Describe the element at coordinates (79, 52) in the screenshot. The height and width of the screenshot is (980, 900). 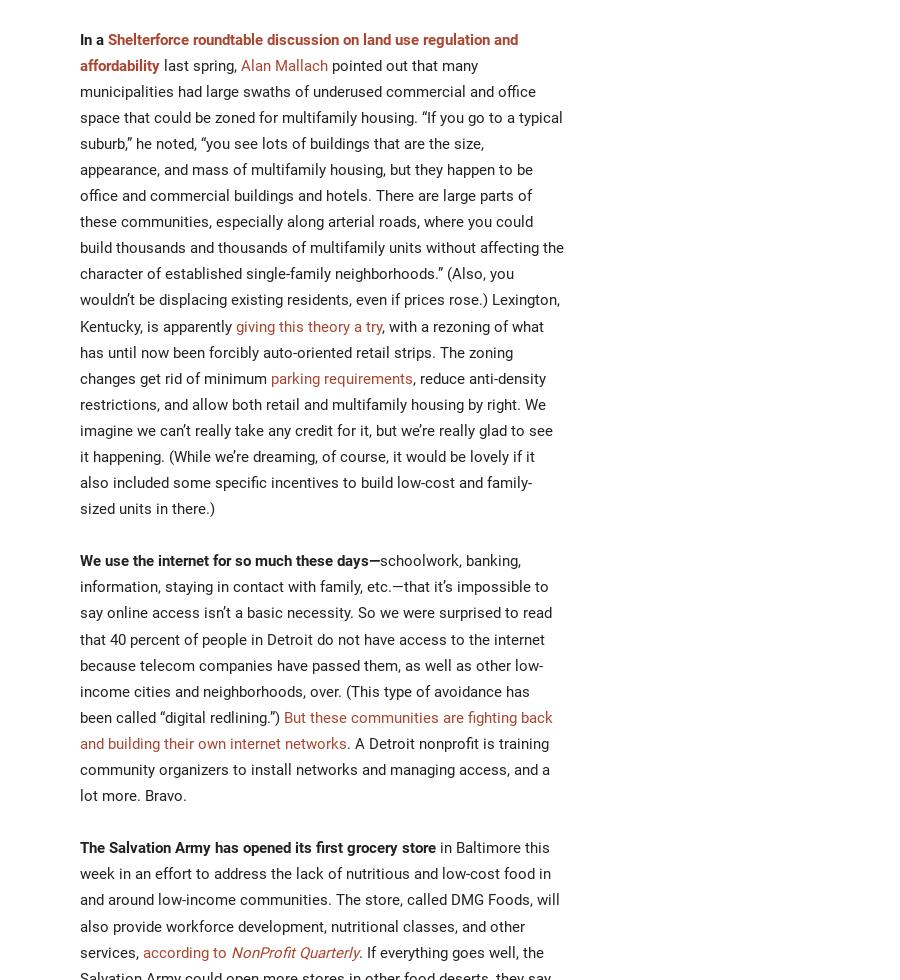
I see `'Shelterforce roundtable discussion on land use regulation and affordability'` at that location.